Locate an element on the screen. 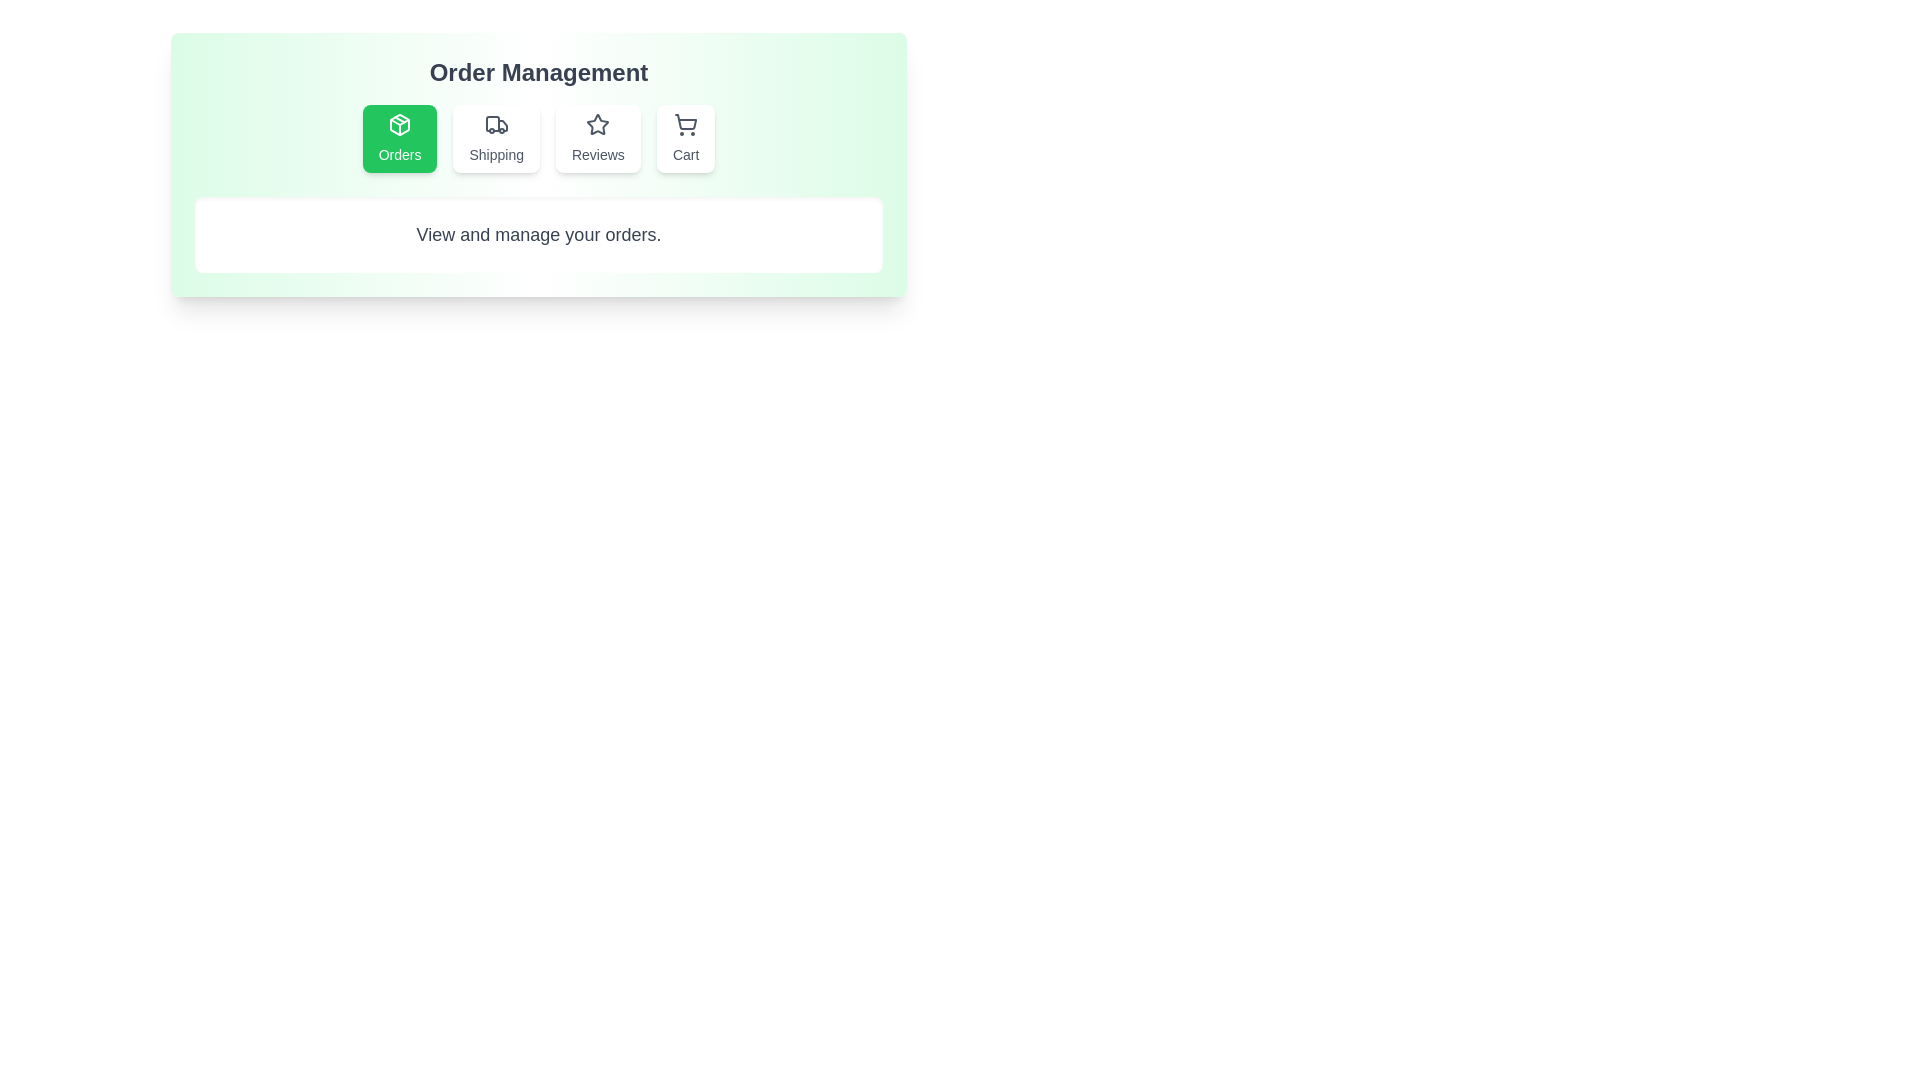 The image size is (1920, 1080). the package icon within the 'Orders' button is located at coordinates (400, 124).